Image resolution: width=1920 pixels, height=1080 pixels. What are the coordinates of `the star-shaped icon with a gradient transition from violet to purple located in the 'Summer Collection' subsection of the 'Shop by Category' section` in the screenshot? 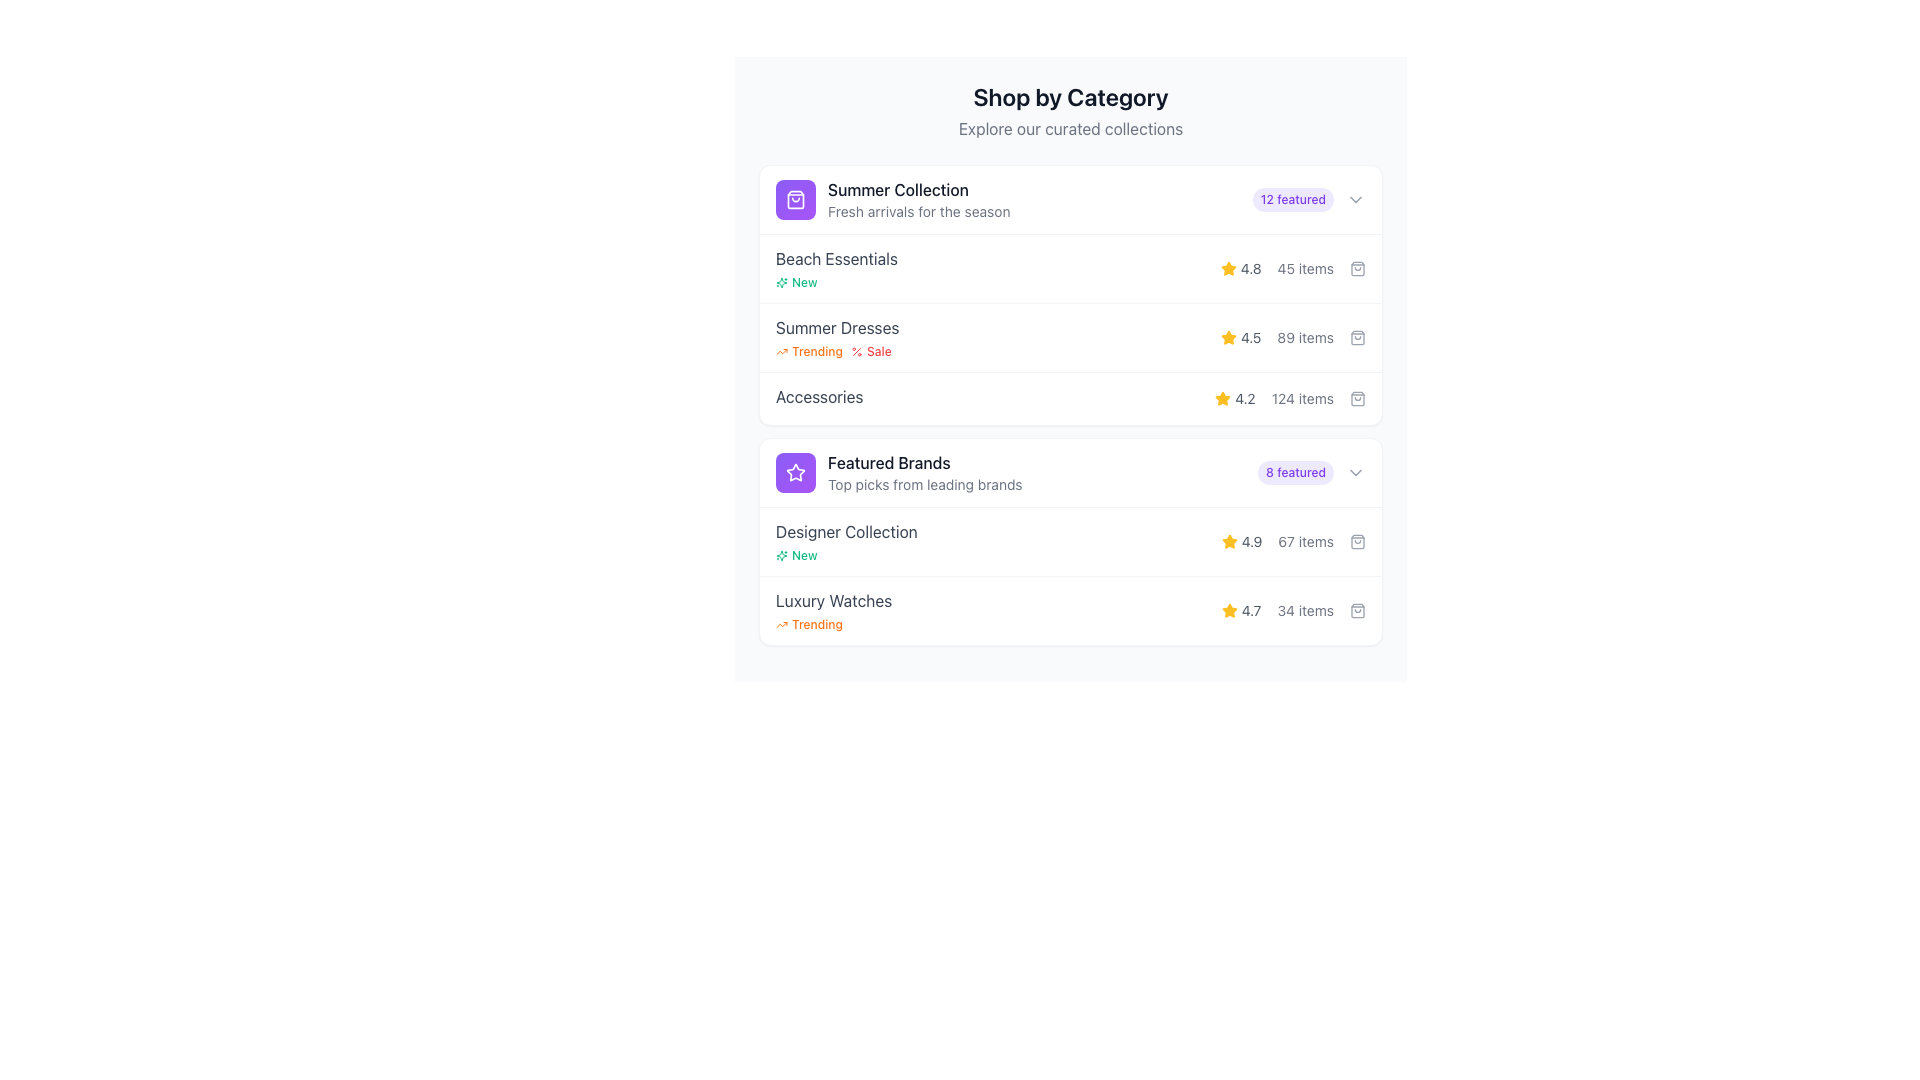 It's located at (795, 473).